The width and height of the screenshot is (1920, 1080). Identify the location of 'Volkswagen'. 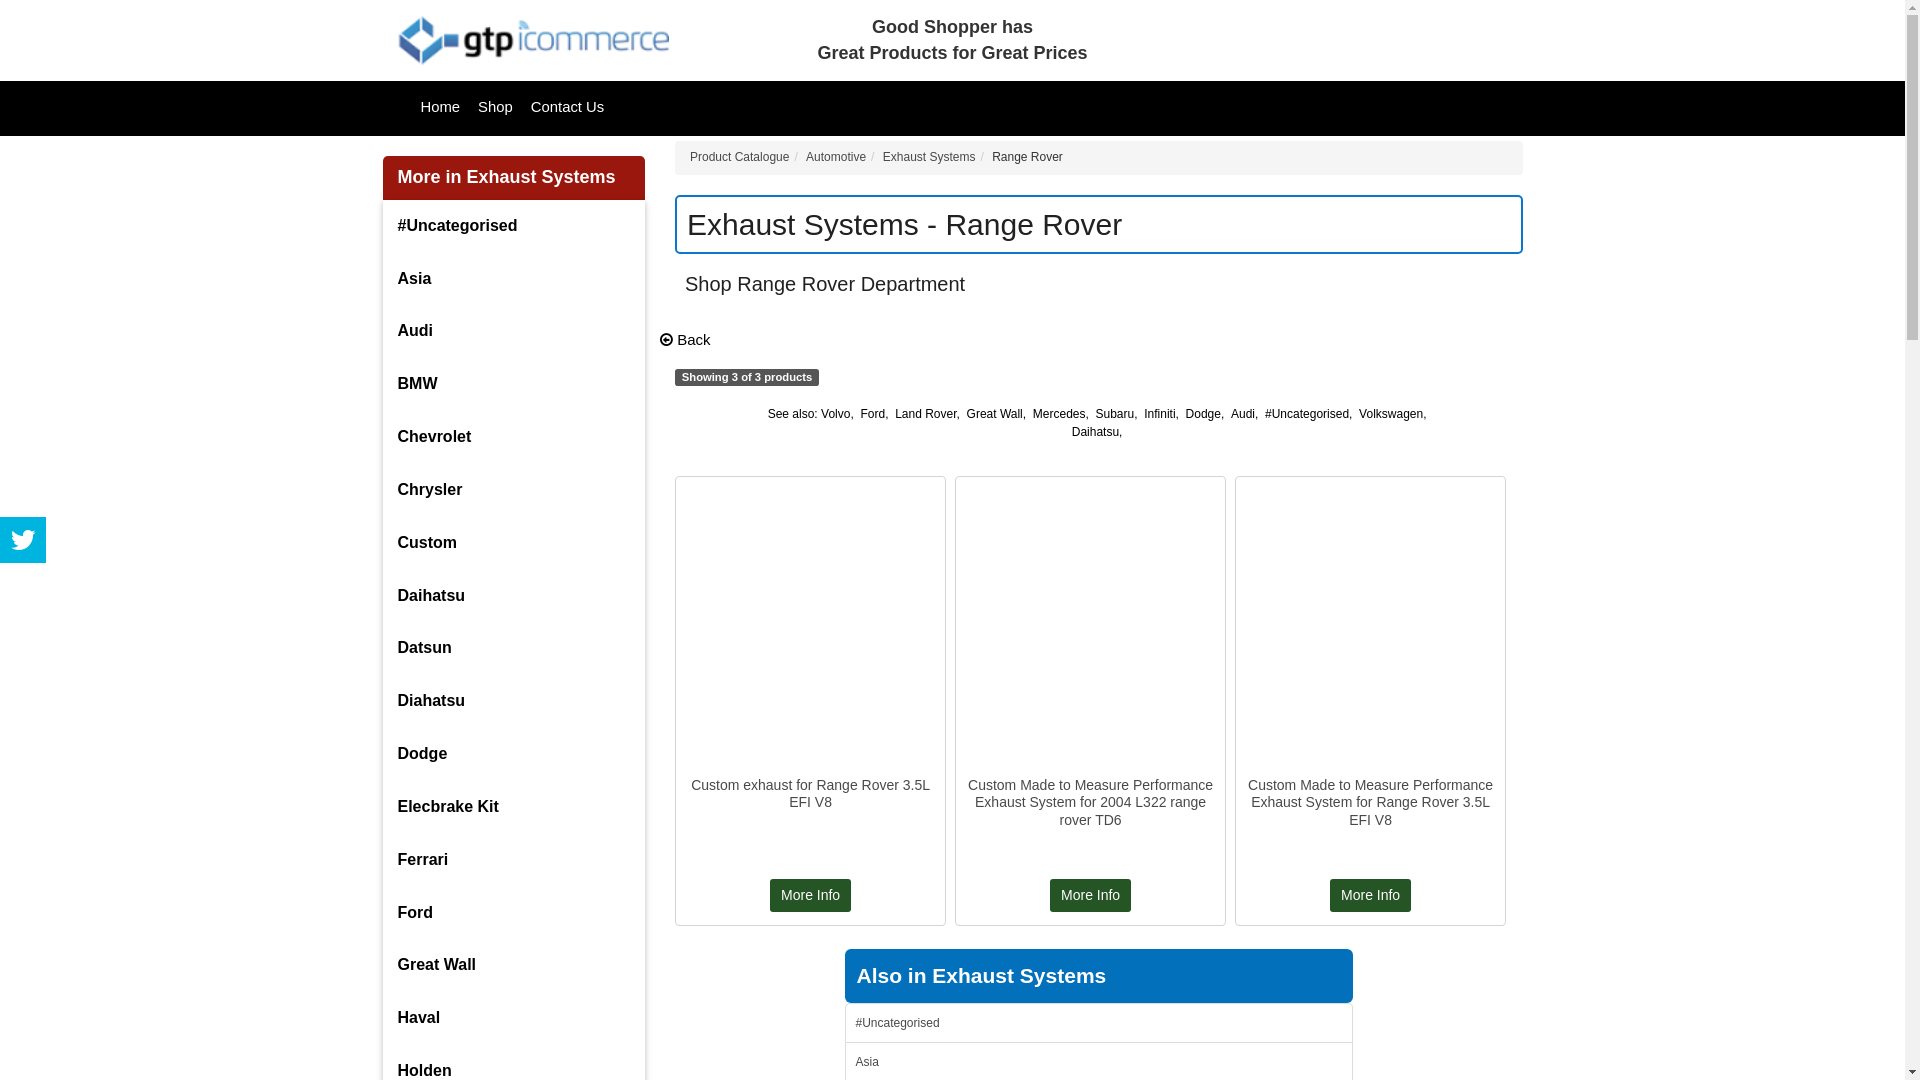
(1390, 412).